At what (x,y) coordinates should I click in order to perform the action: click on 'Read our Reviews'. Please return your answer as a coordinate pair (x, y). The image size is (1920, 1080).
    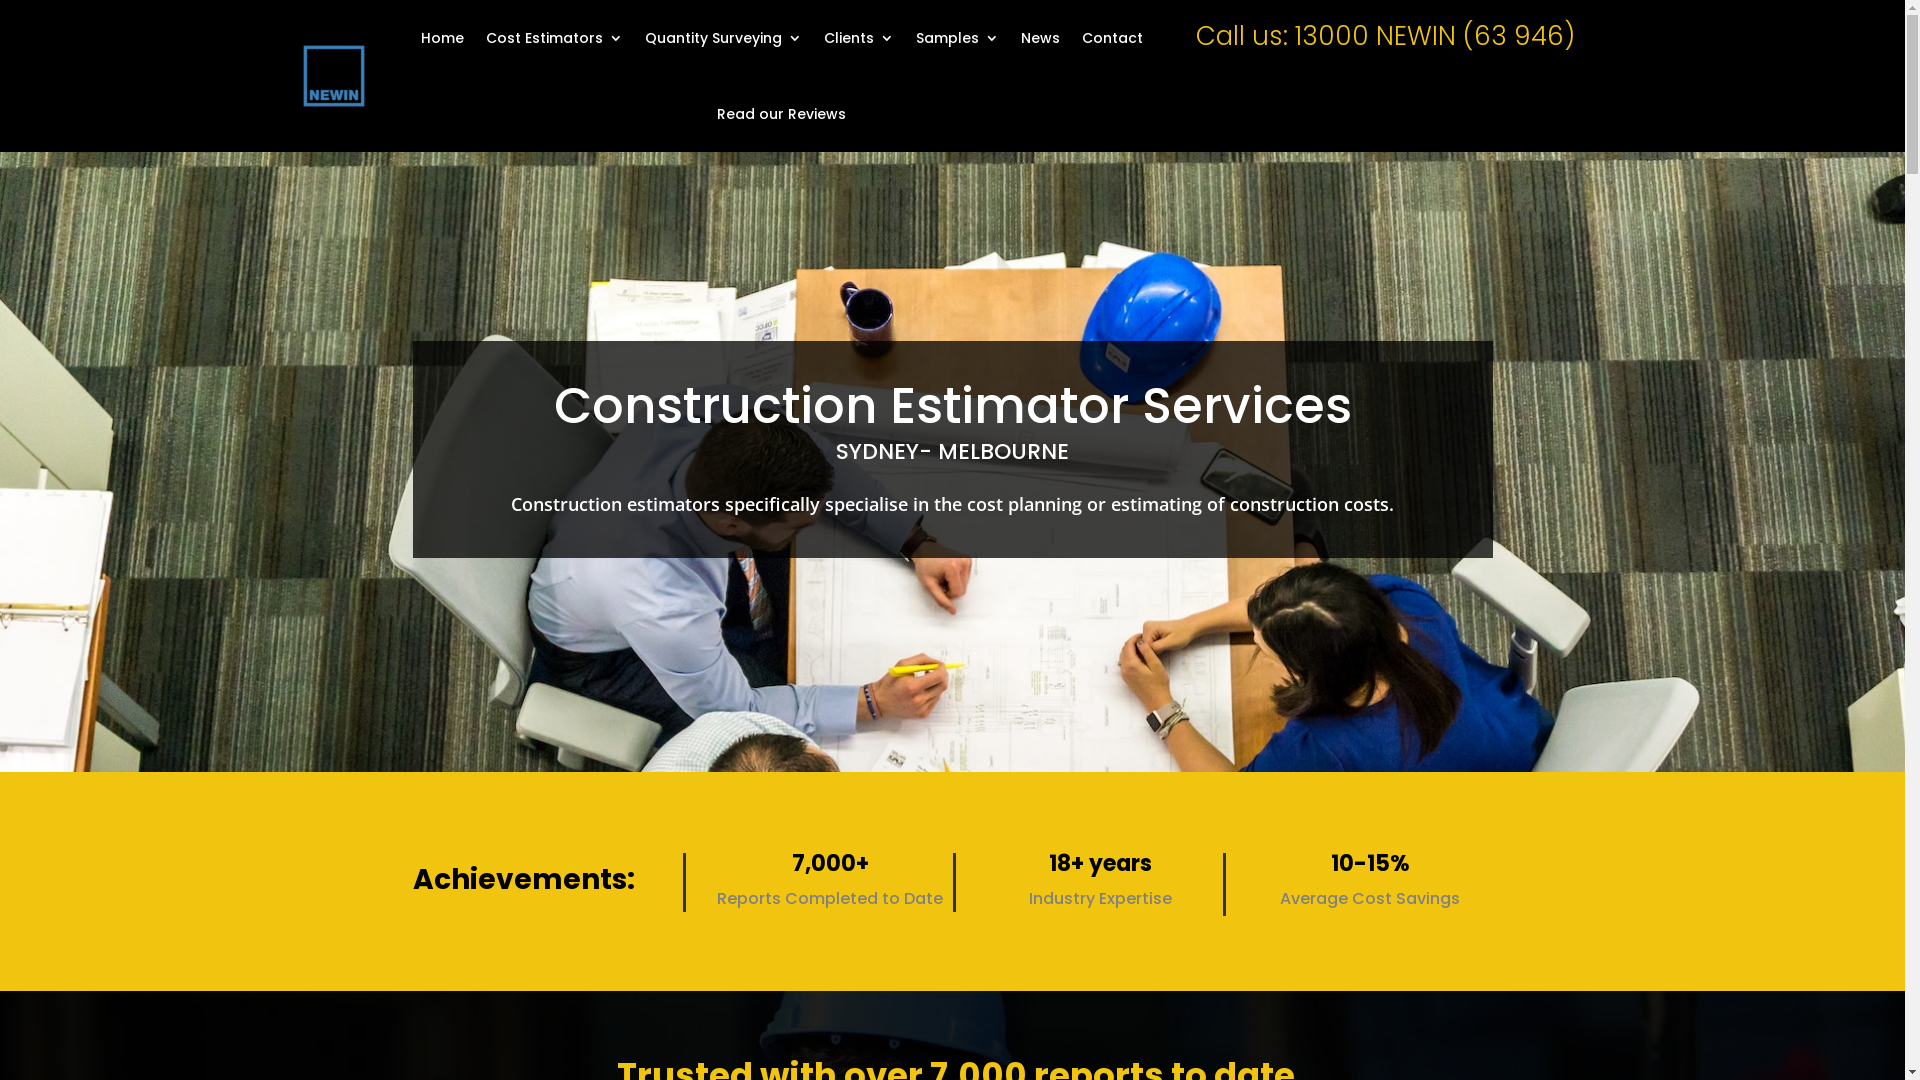
    Looking at the image, I should click on (780, 114).